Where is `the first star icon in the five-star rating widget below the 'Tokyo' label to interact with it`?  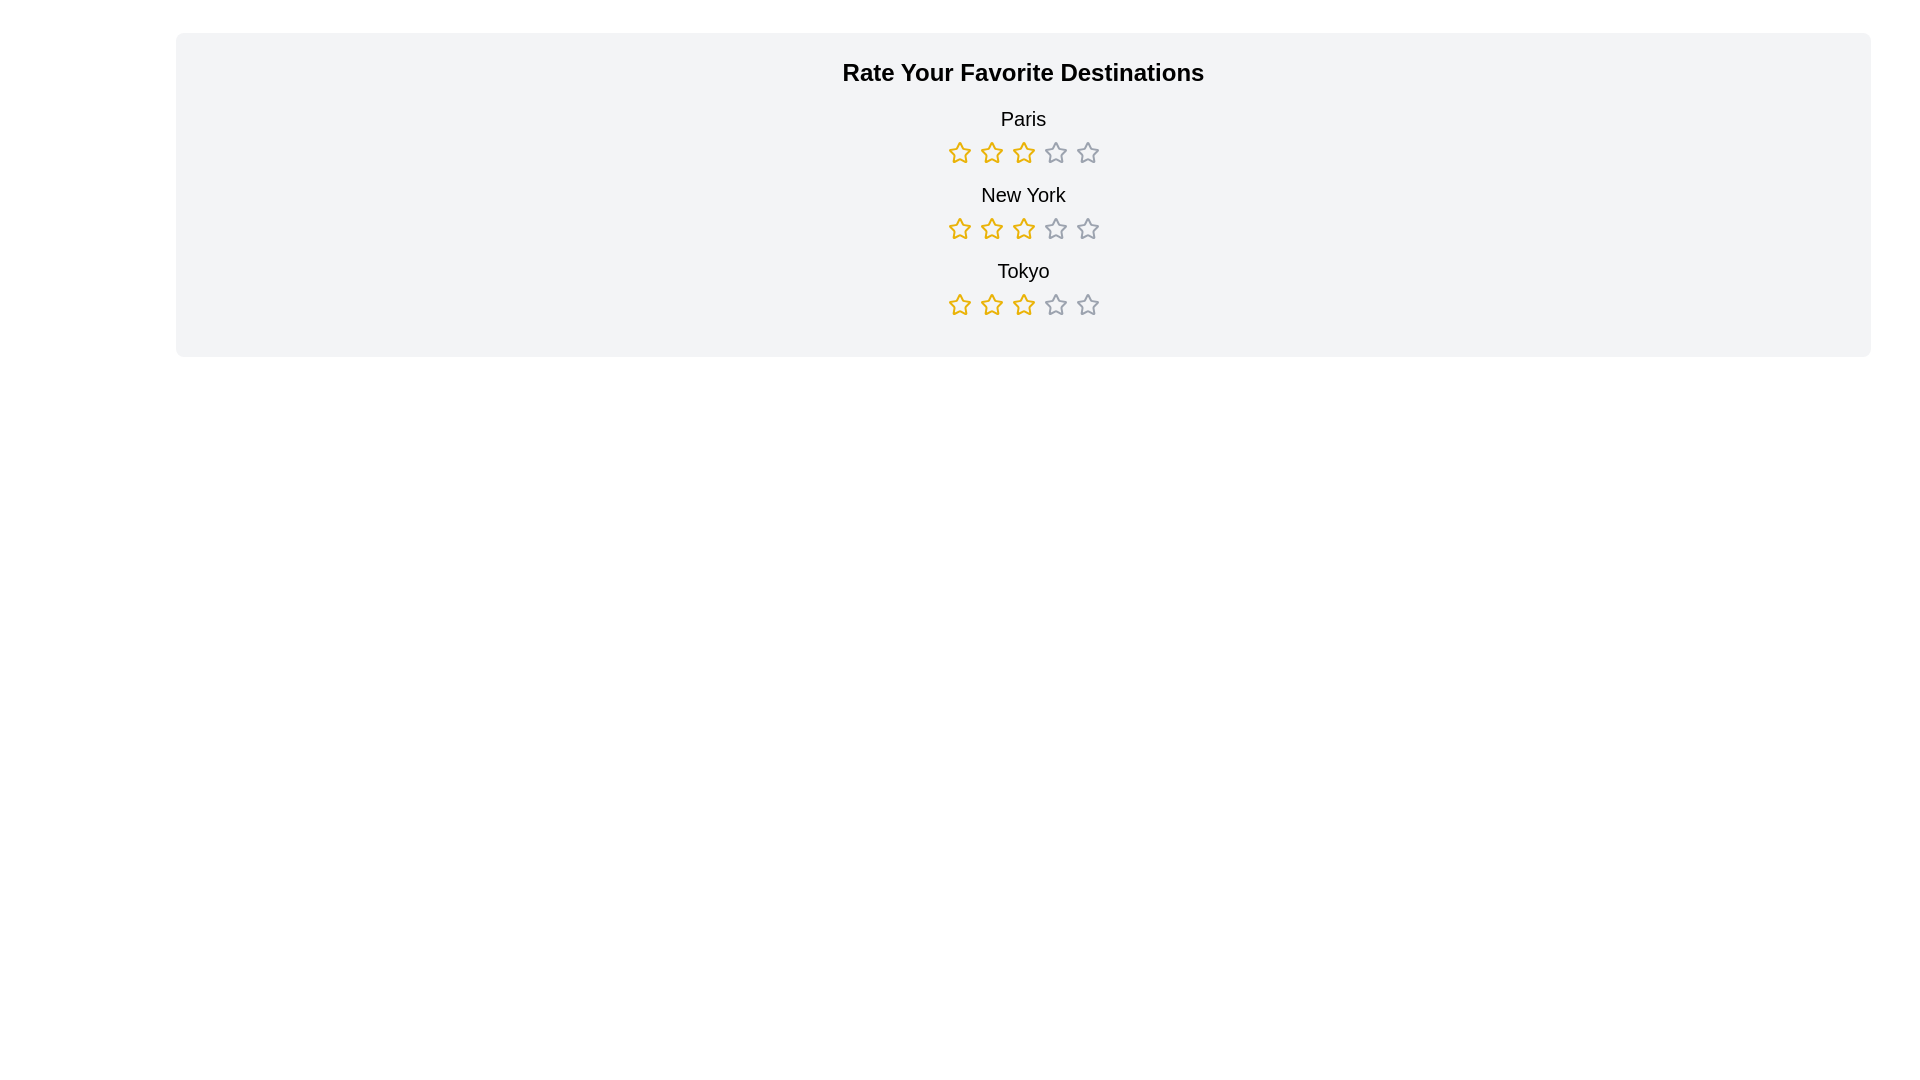 the first star icon in the five-star rating widget below the 'Tokyo' label to interact with it is located at coordinates (958, 304).